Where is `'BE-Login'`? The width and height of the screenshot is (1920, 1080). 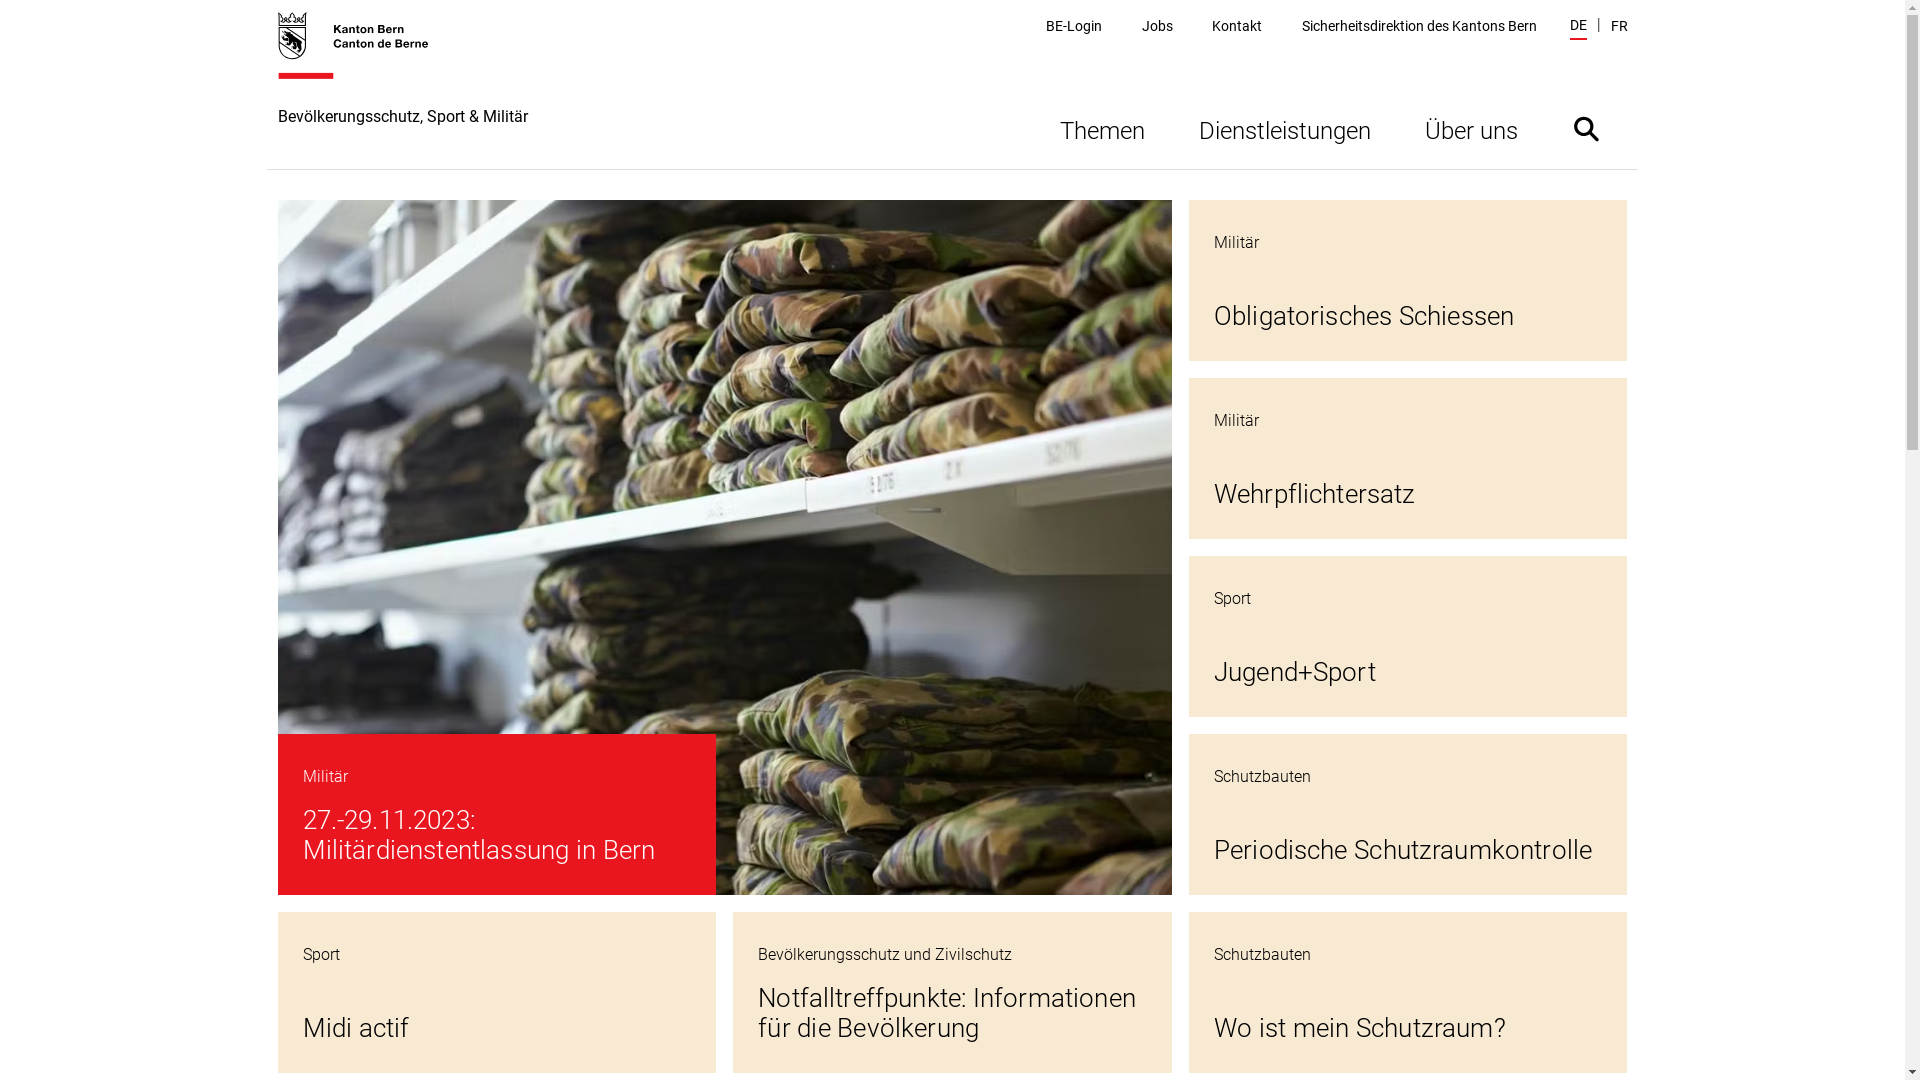 'BE-Login' is located at coordinates (1073, 26).